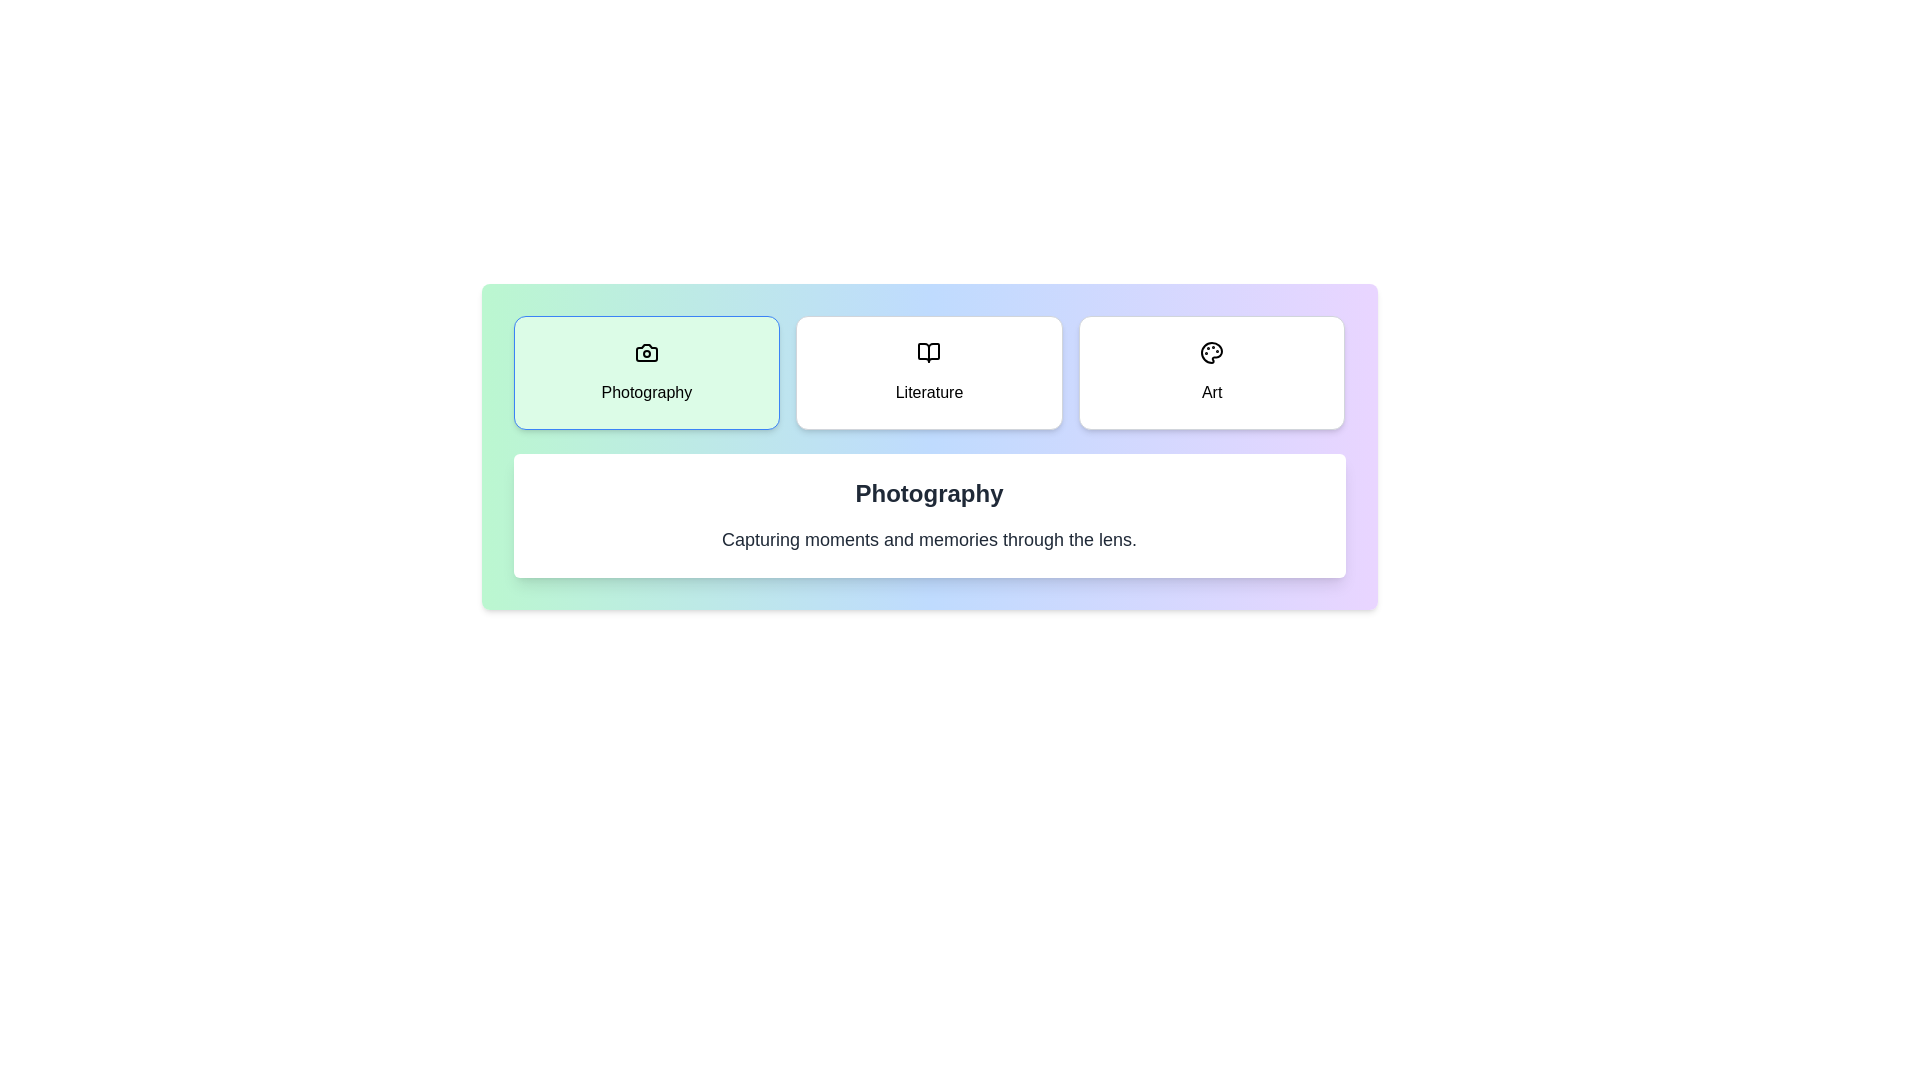 The image size is (1920, 1080). Describe the element at coordinates (646, 352) in the screenshot. I see `the 'Photography' category icon located in the top-left section of the interface for accessibility purposes` at that location.